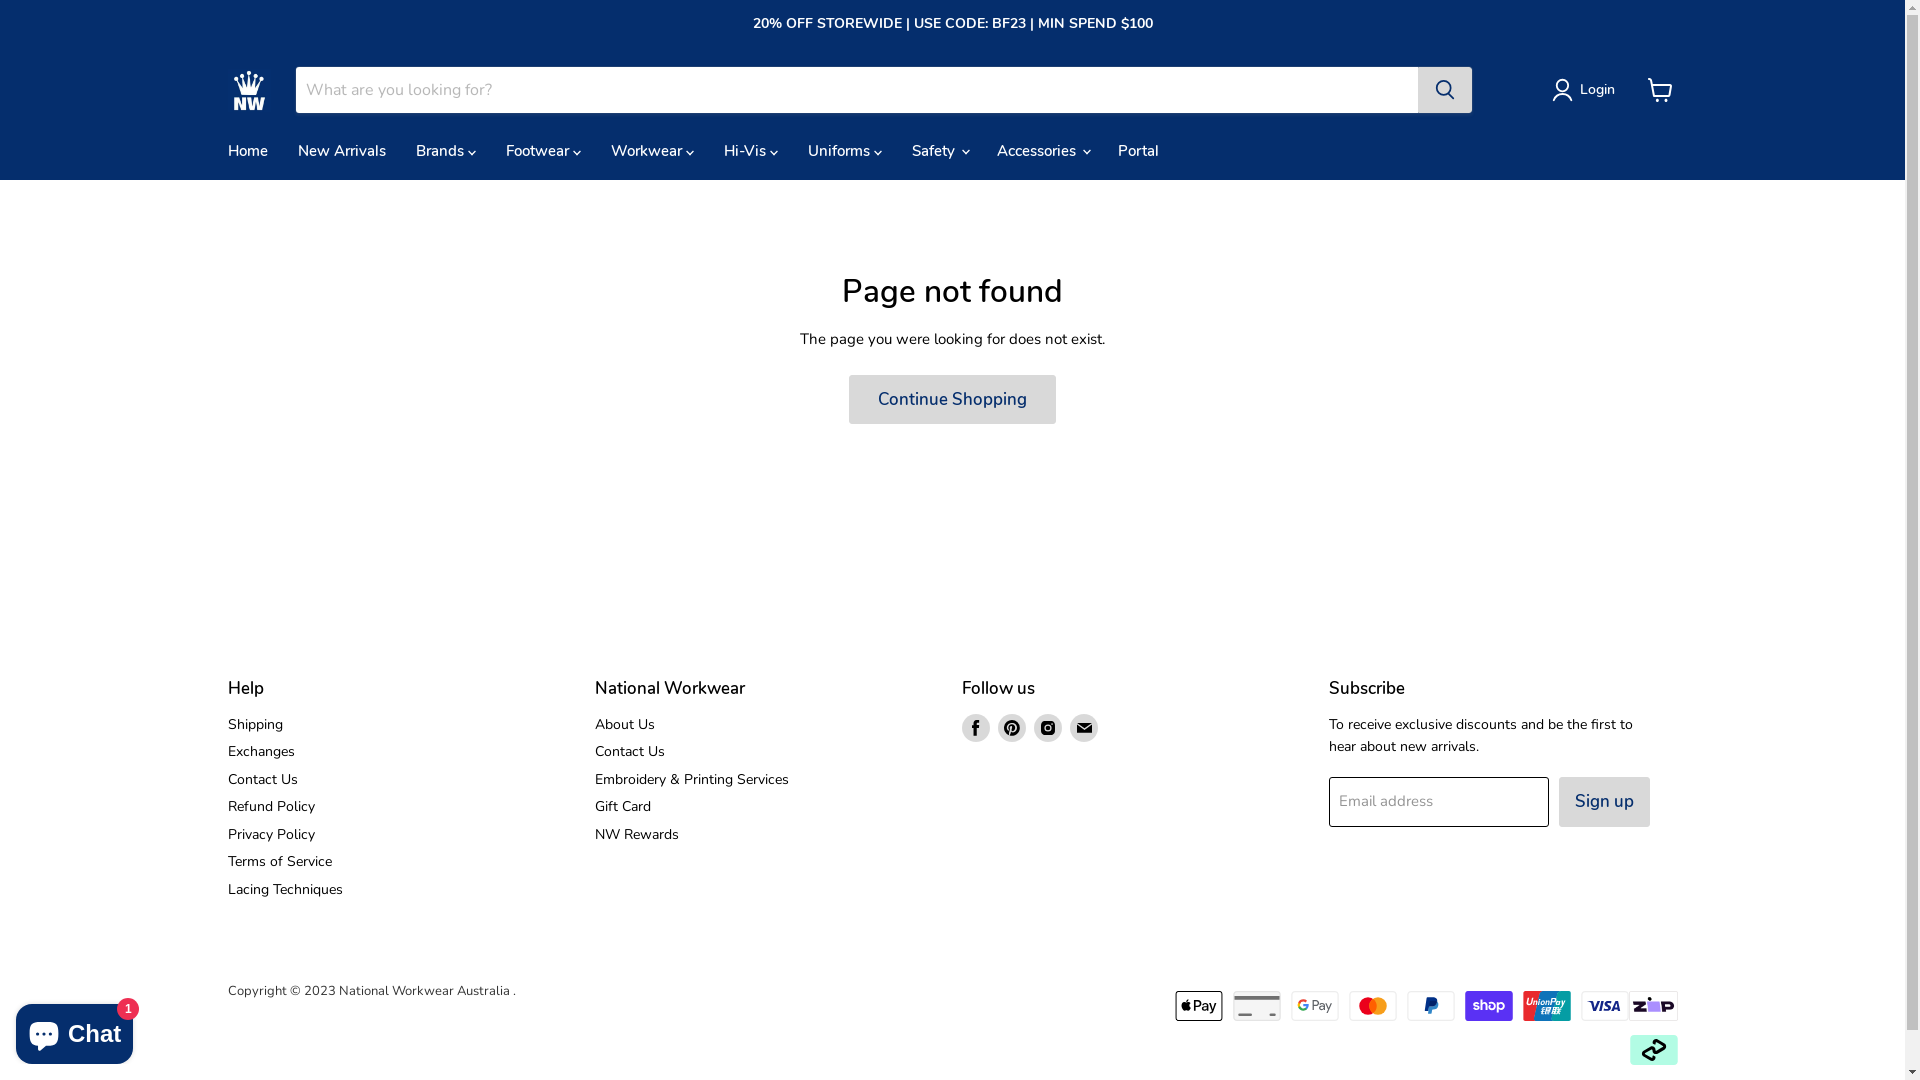 The width and height of the screenshot is (1920, 1080). What do you see at coordinates (284, 888) in the screenshot?
I see `'Lacing Techniques'` at bounding box center [284, 888].